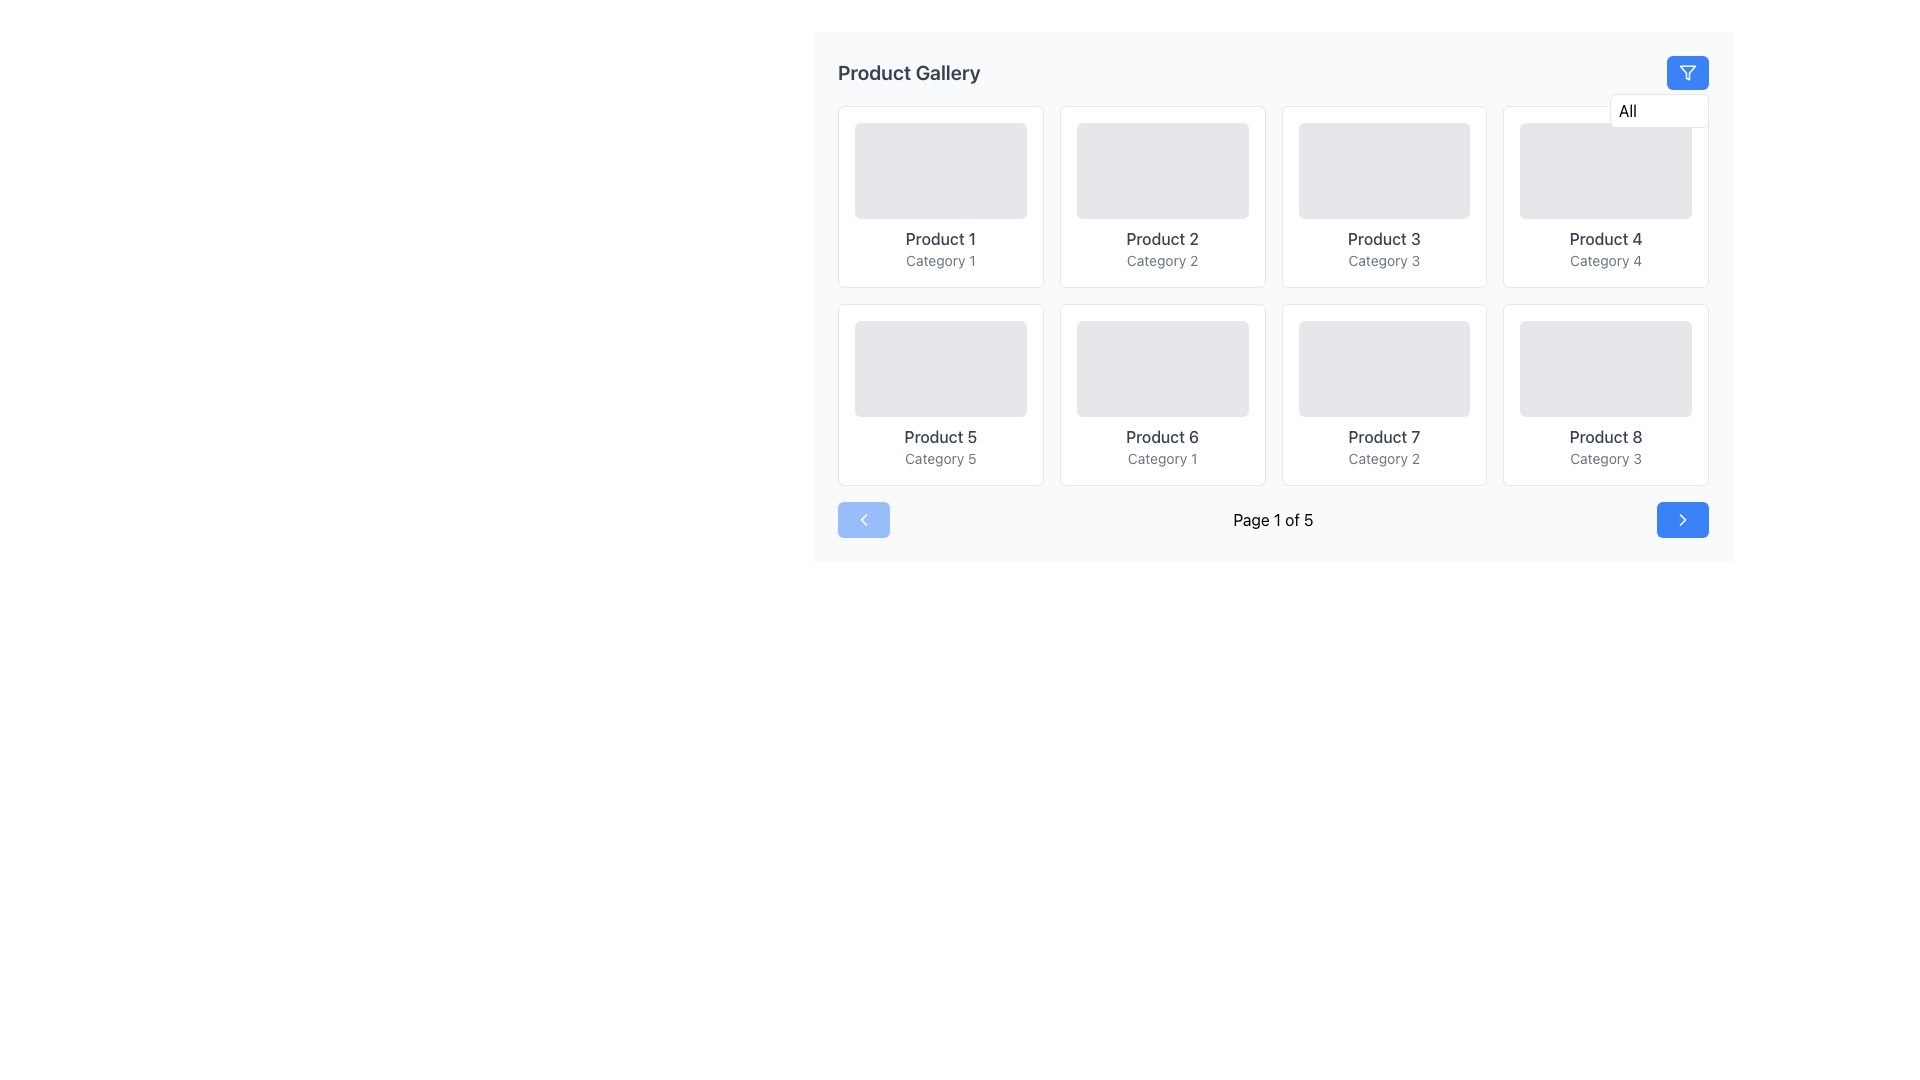  What do you see at coordinates (1606, 459) in the screenshot?
I see `the text label displaying 'Category 3', which is styled in light gray color and located below 'Product 8' within a bordered card layout` at bounding box center [1606, 459].